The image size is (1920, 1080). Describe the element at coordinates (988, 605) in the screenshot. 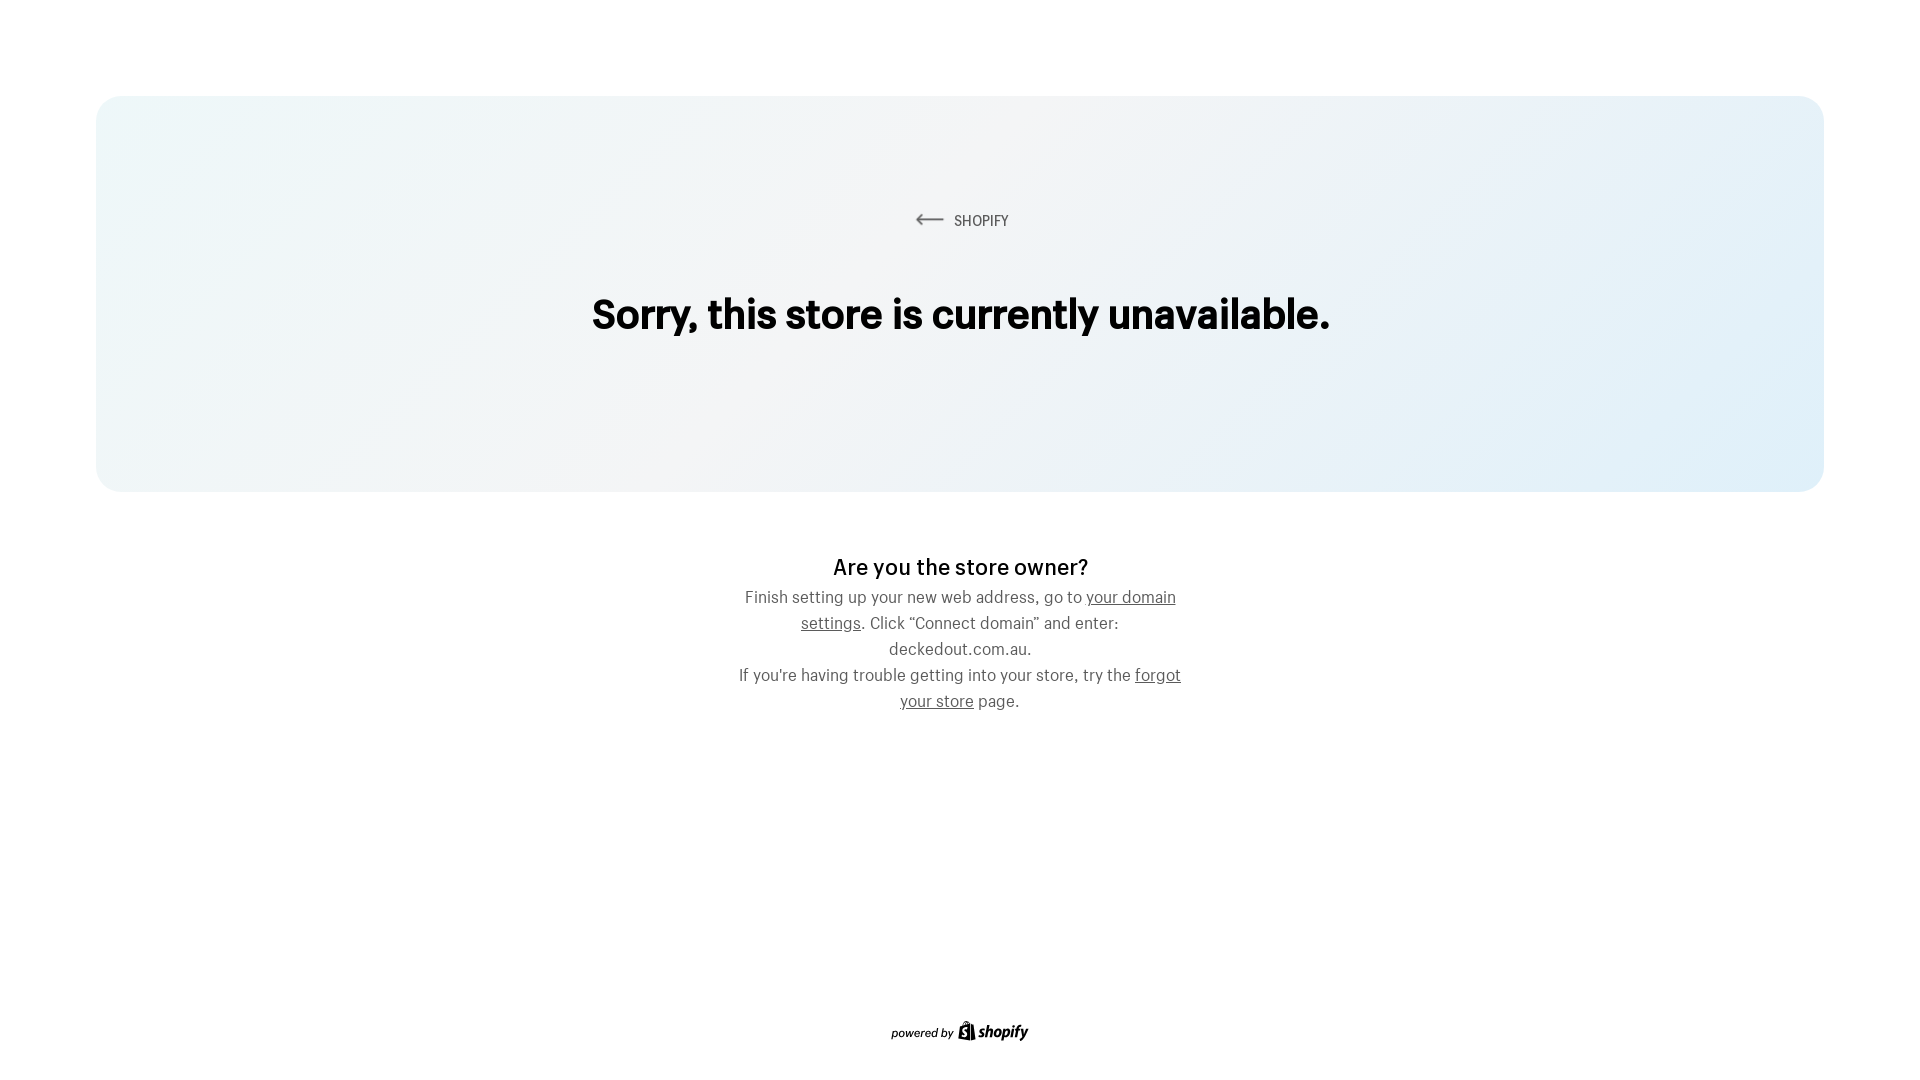

I see `'your domain settings'` at that location.